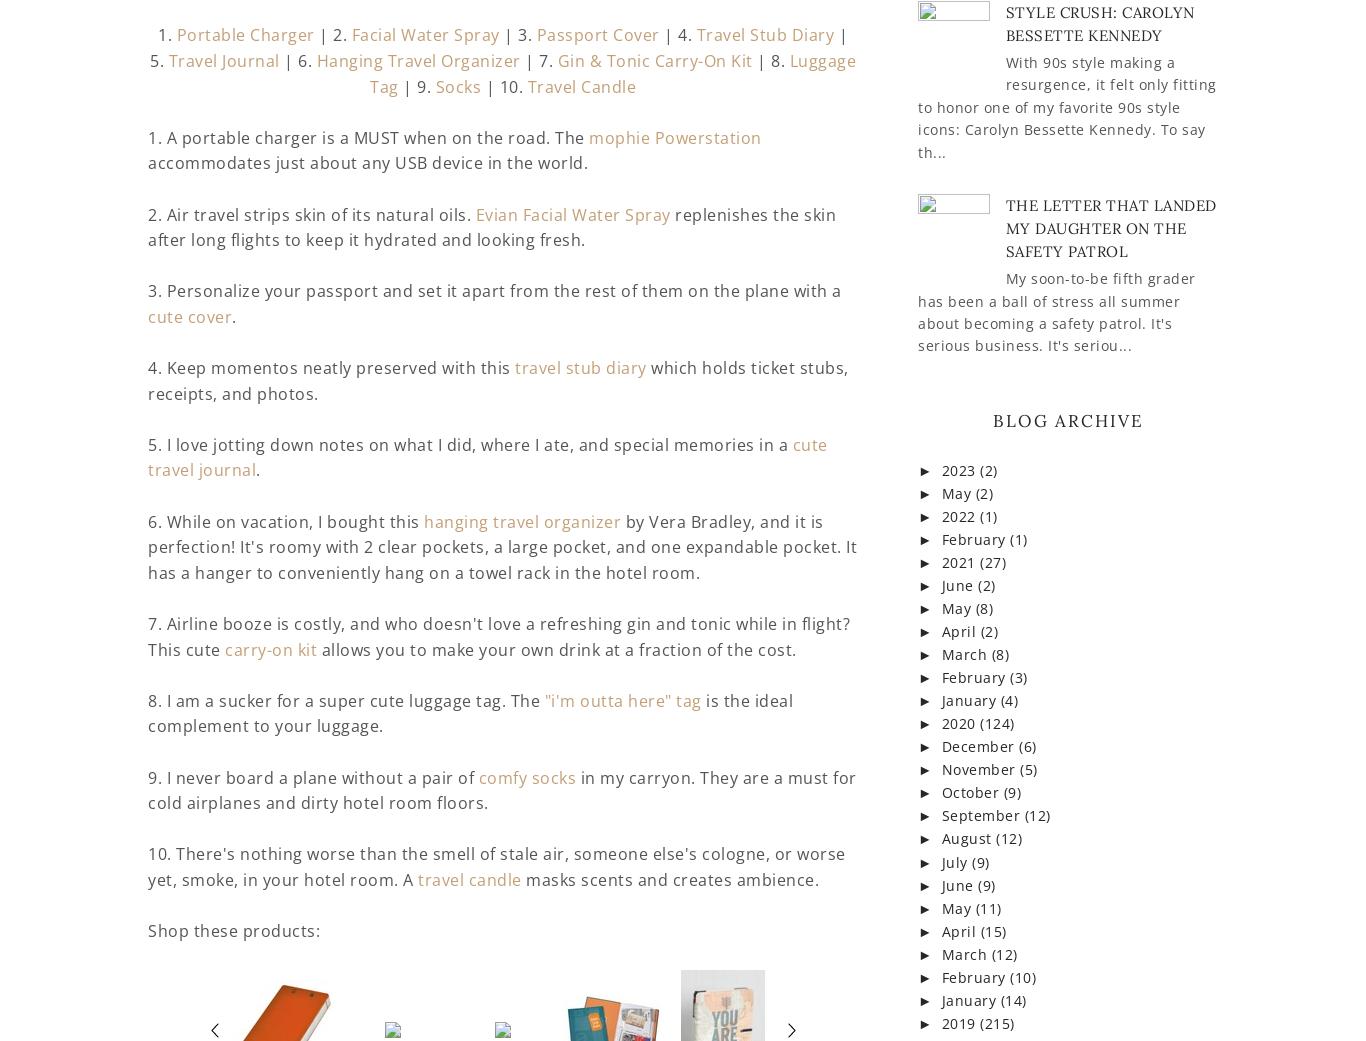  Describe the element at coordinates (960, 514) in the screenshot. I see `'2022'` at that location.